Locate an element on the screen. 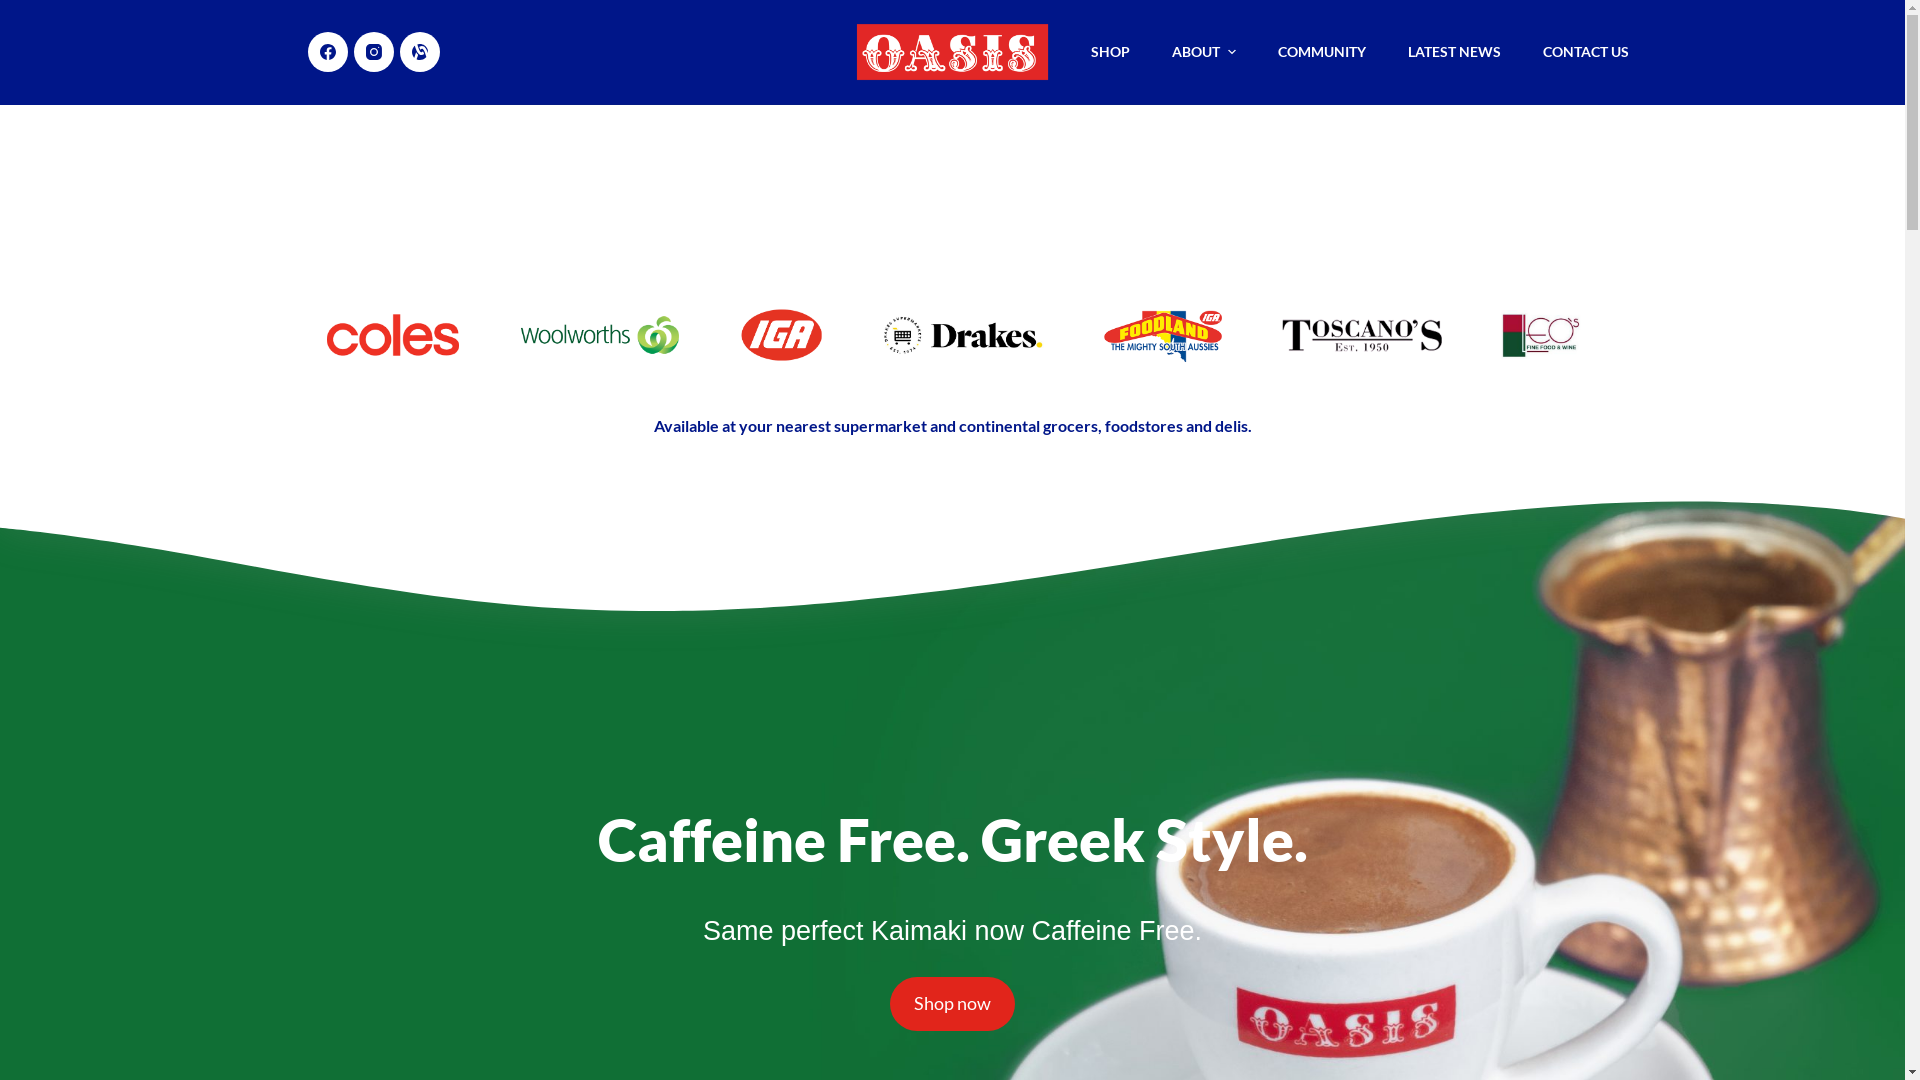  'CONTACT US' is located at coordinates (1584, 50).